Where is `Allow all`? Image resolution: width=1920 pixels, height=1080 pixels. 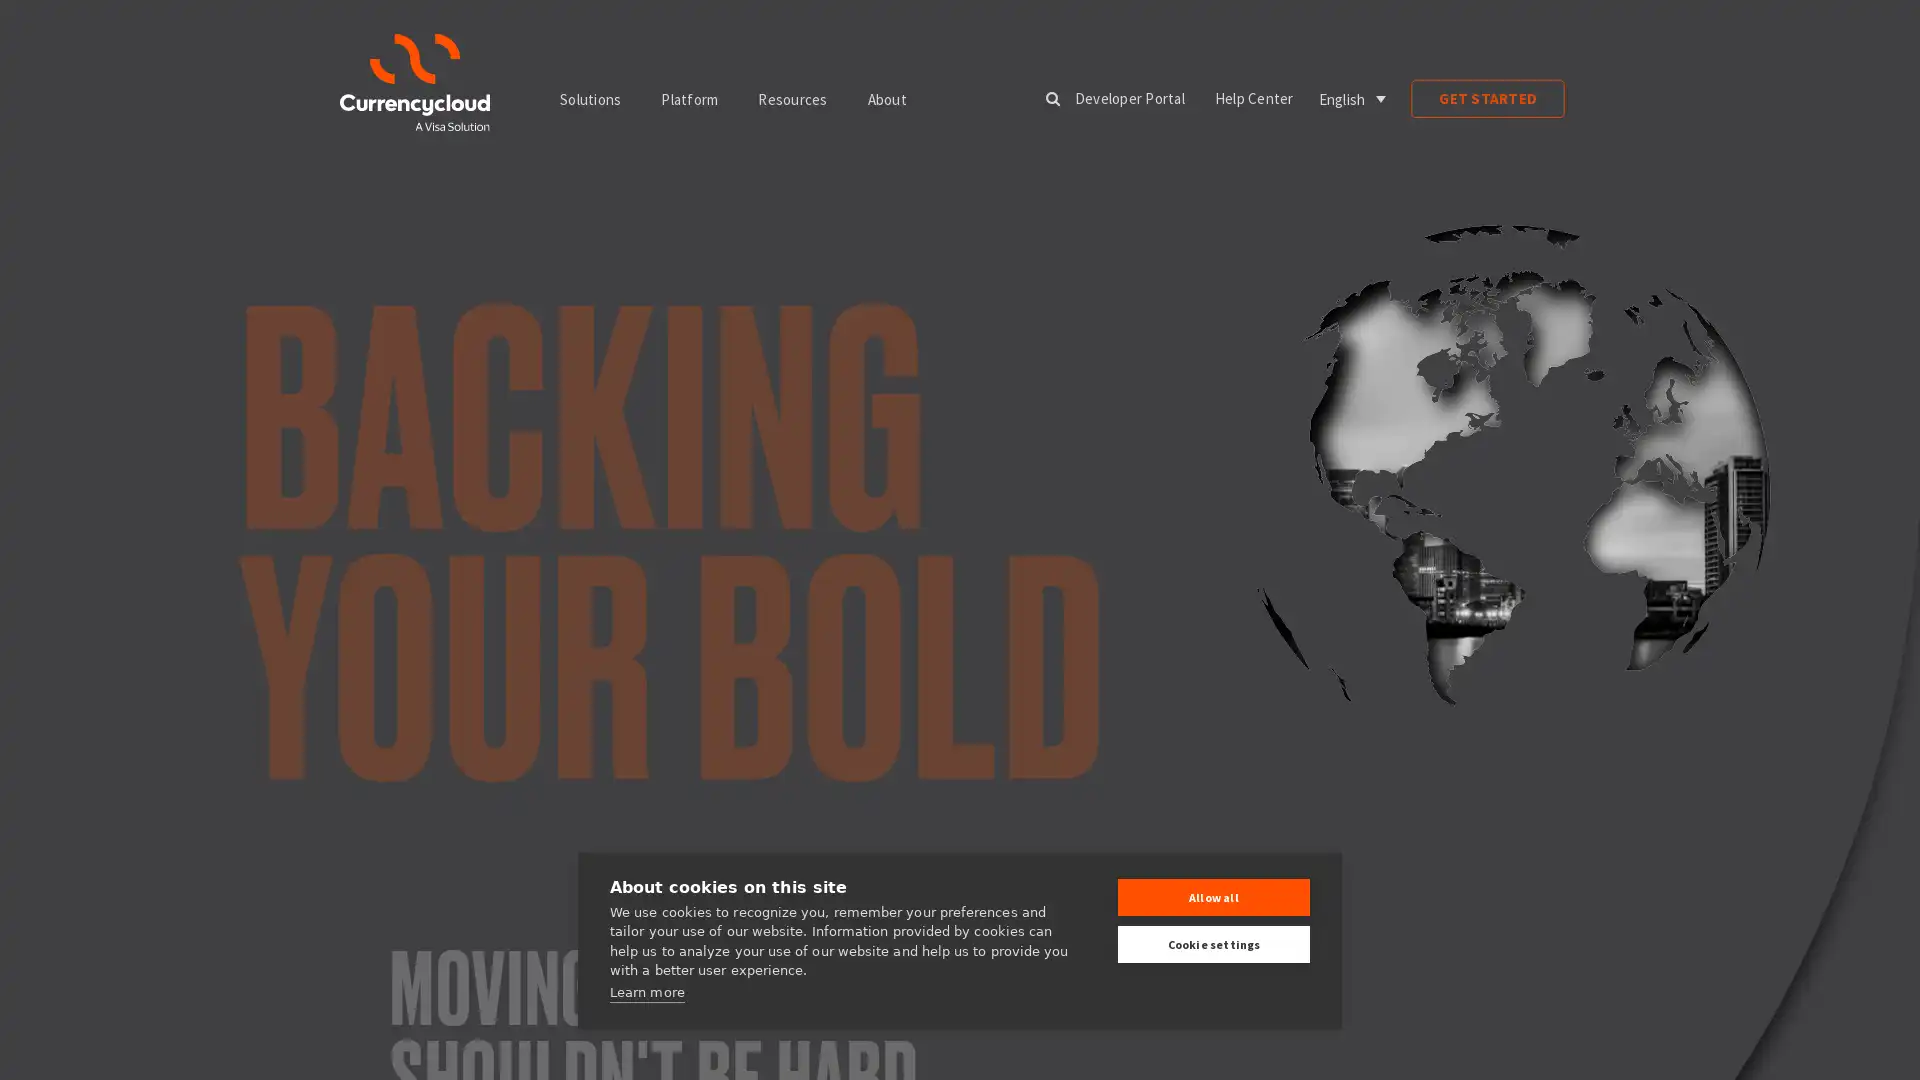
Allow all is located at coordinates (1213, 896).